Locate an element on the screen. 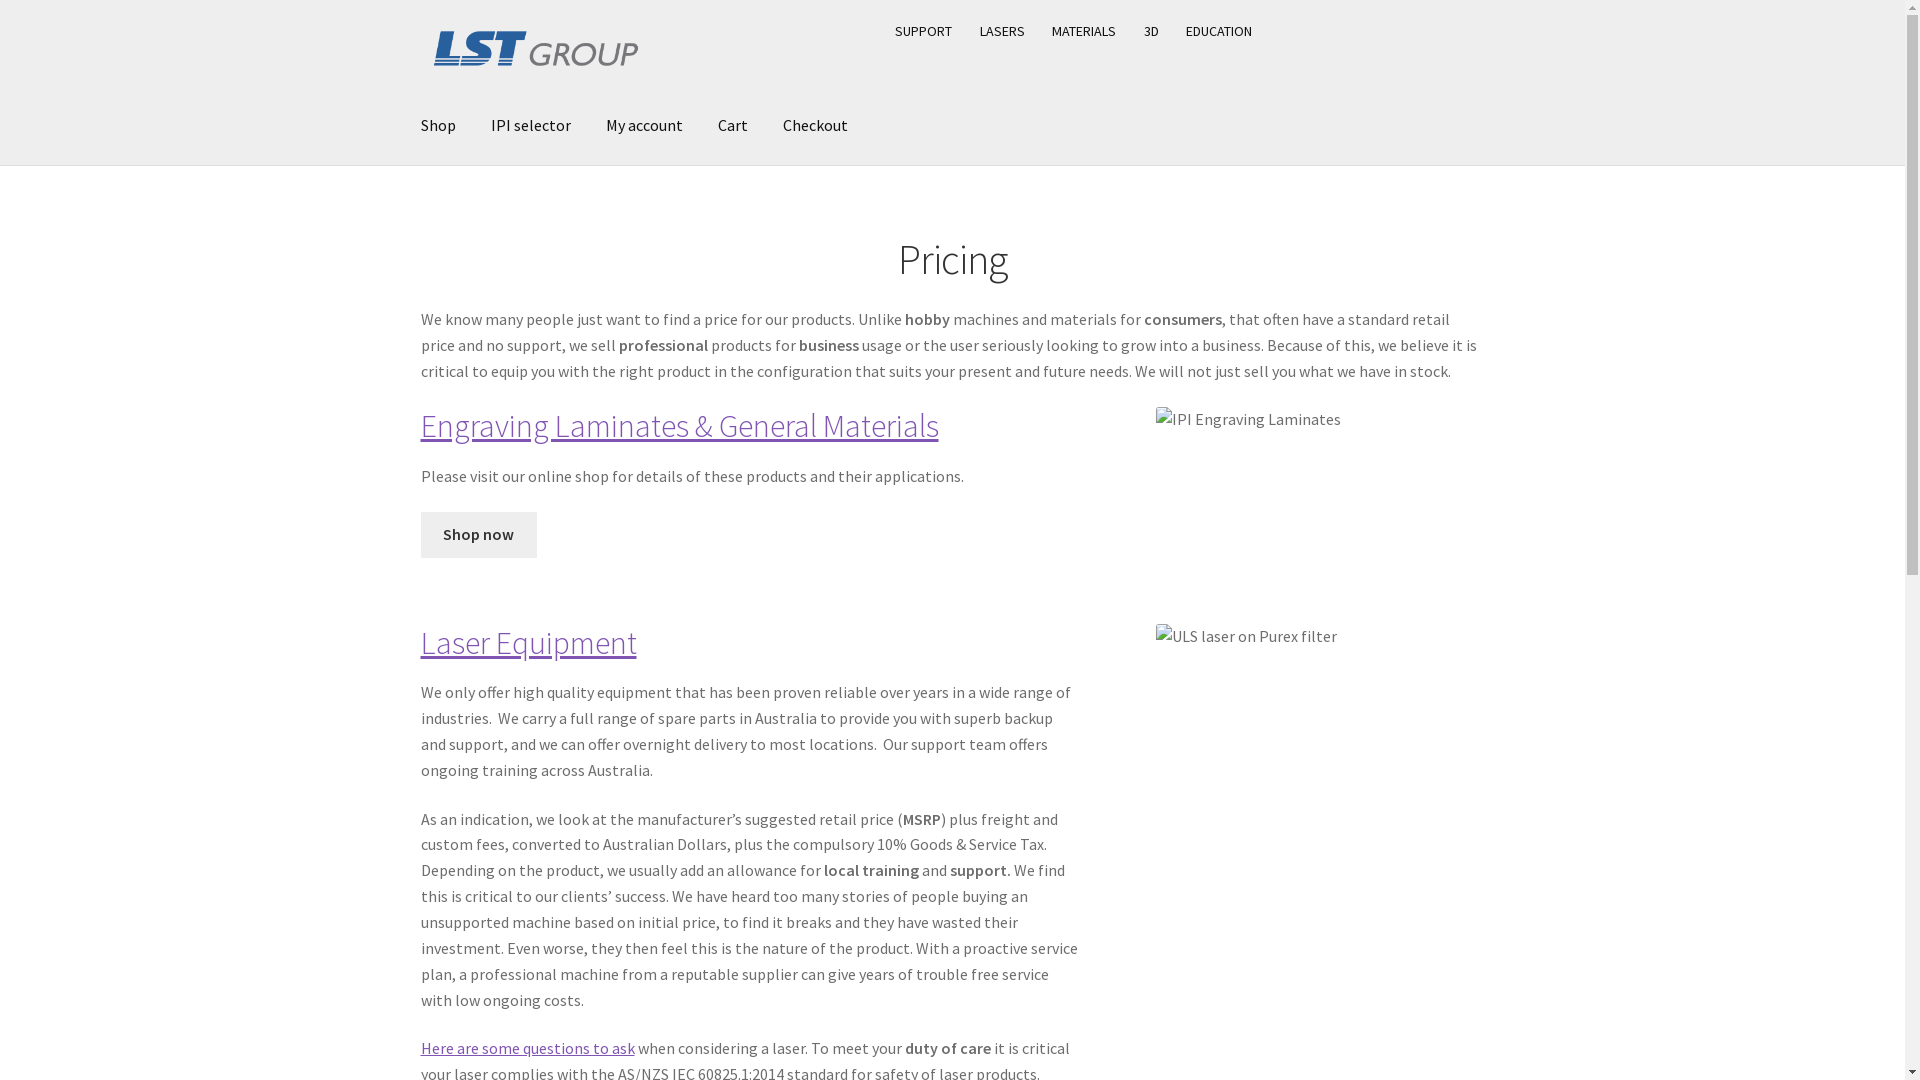 This screenshot has width=1920, height=1080. 'Shop' is located at coordinates (437, 126).